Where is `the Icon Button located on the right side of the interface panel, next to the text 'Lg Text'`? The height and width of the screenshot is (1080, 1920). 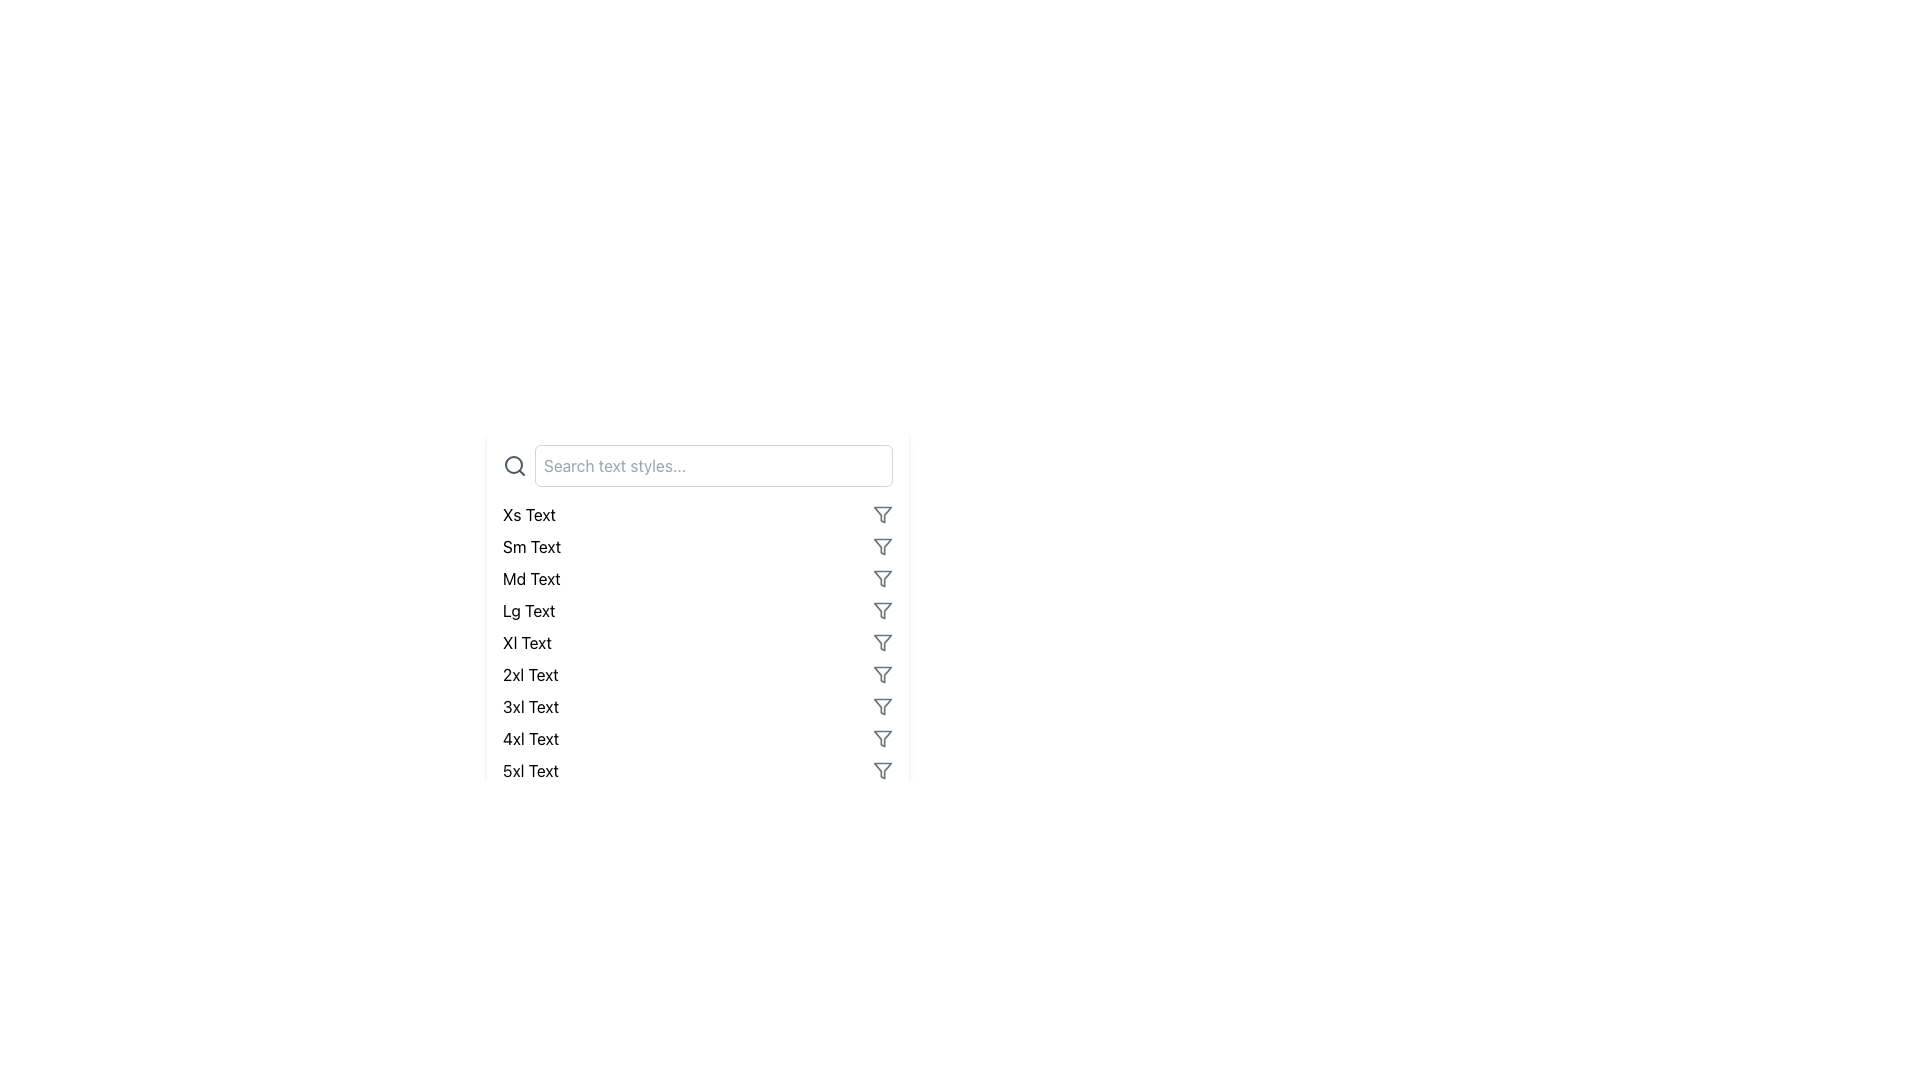 the Icon Button located on the right side of the interface panel, next to the text 'Lg Text' is located at coordinates (882, 609).